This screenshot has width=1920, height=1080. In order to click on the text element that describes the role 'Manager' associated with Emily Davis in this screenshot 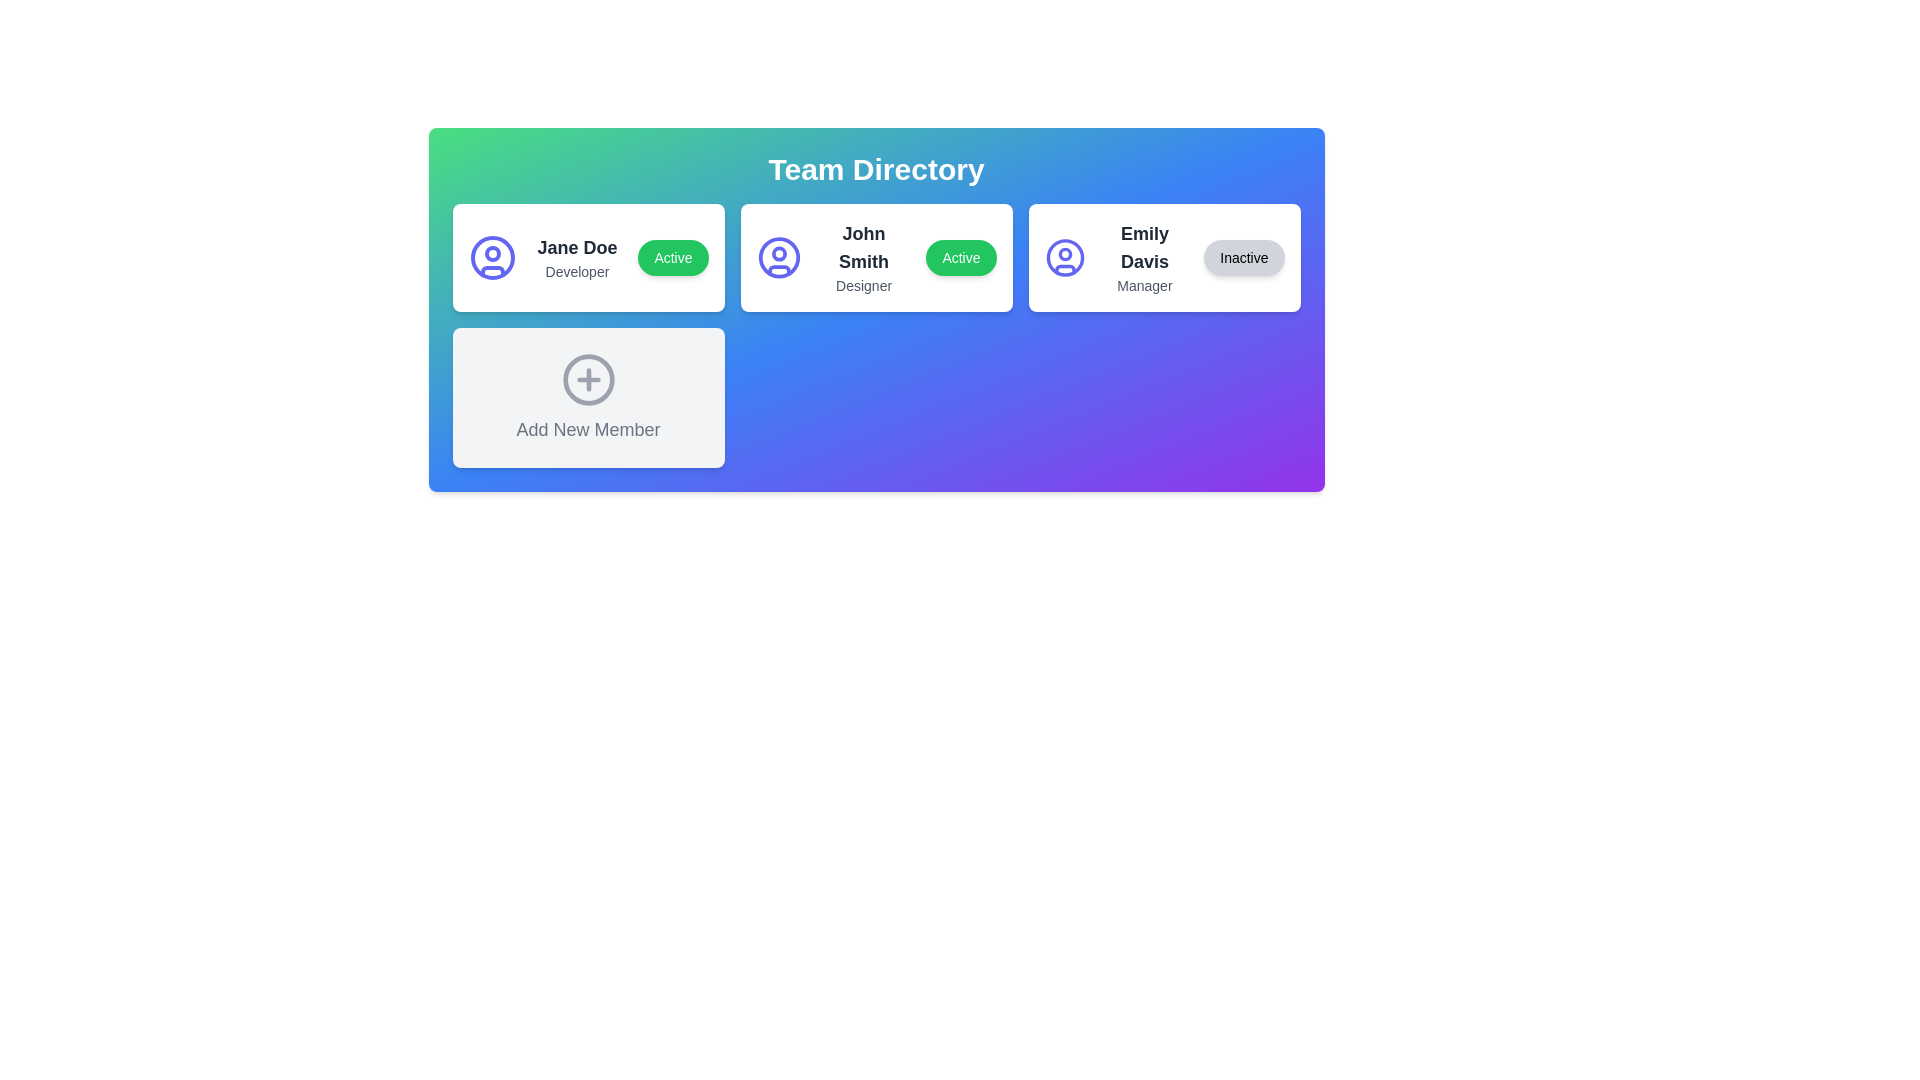, I will do `click(1144, 285)`.